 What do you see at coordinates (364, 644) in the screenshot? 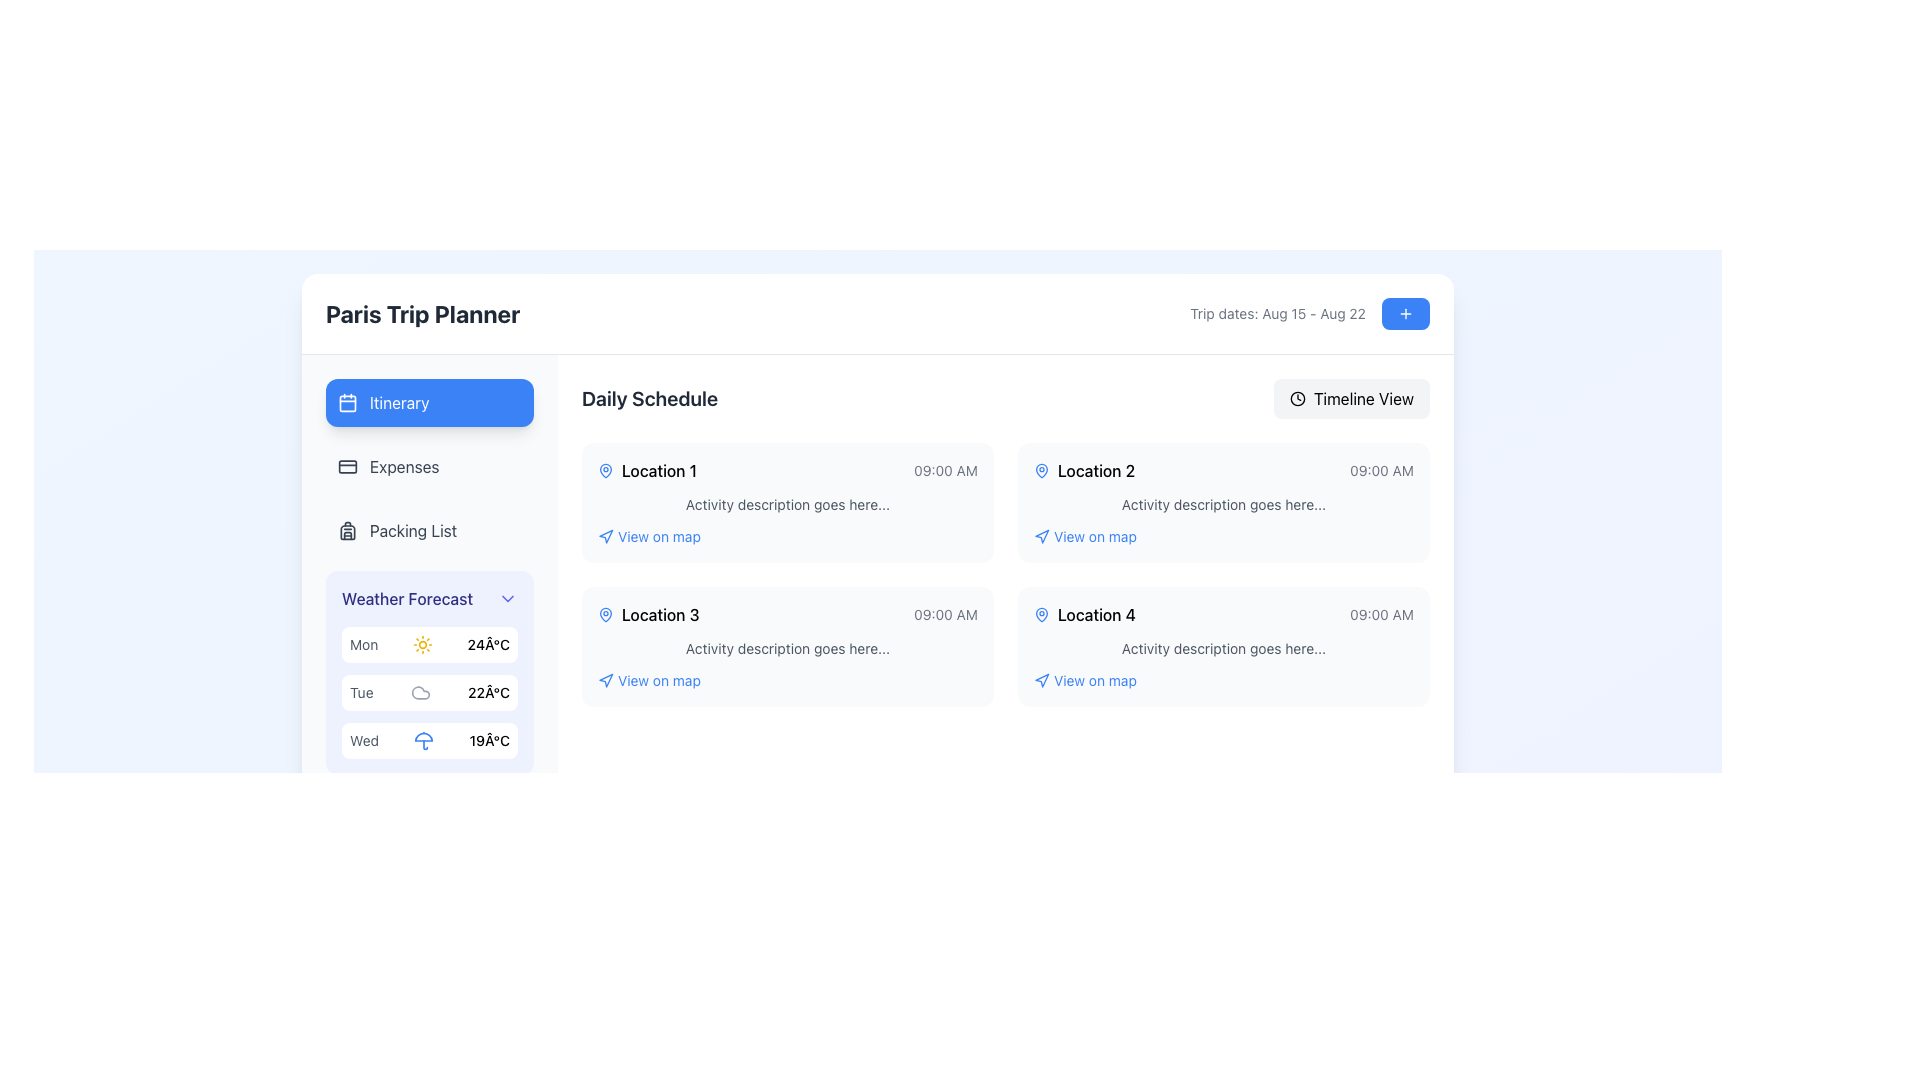
I see `text label displaying 'Mon' in gray color, located in the 'Weather Forecast' section next to a sun icon and temperature text` at bounding box center [364, 644].